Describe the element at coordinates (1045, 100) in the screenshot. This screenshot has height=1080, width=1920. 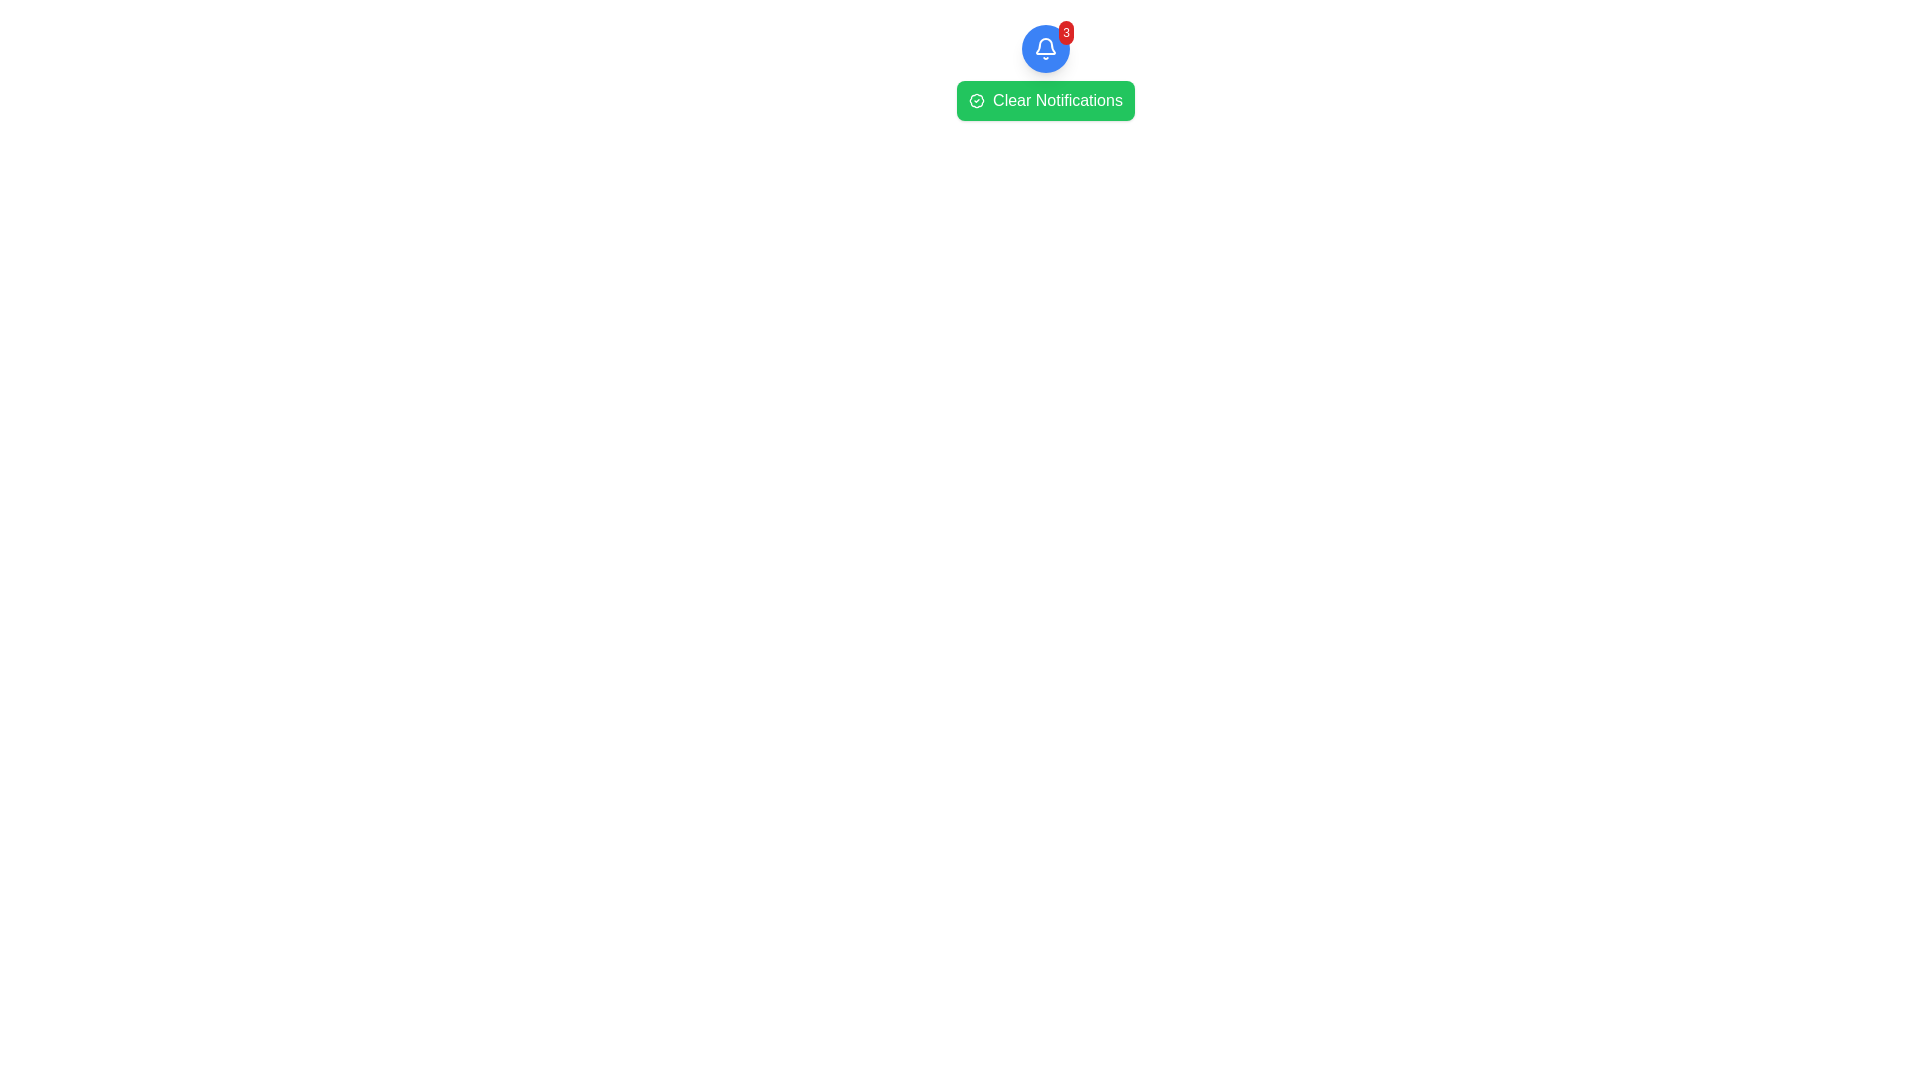
I see `the 'Clear Notifications' button, which has a green background and white text, located beneath the notification icon counter` at that location.